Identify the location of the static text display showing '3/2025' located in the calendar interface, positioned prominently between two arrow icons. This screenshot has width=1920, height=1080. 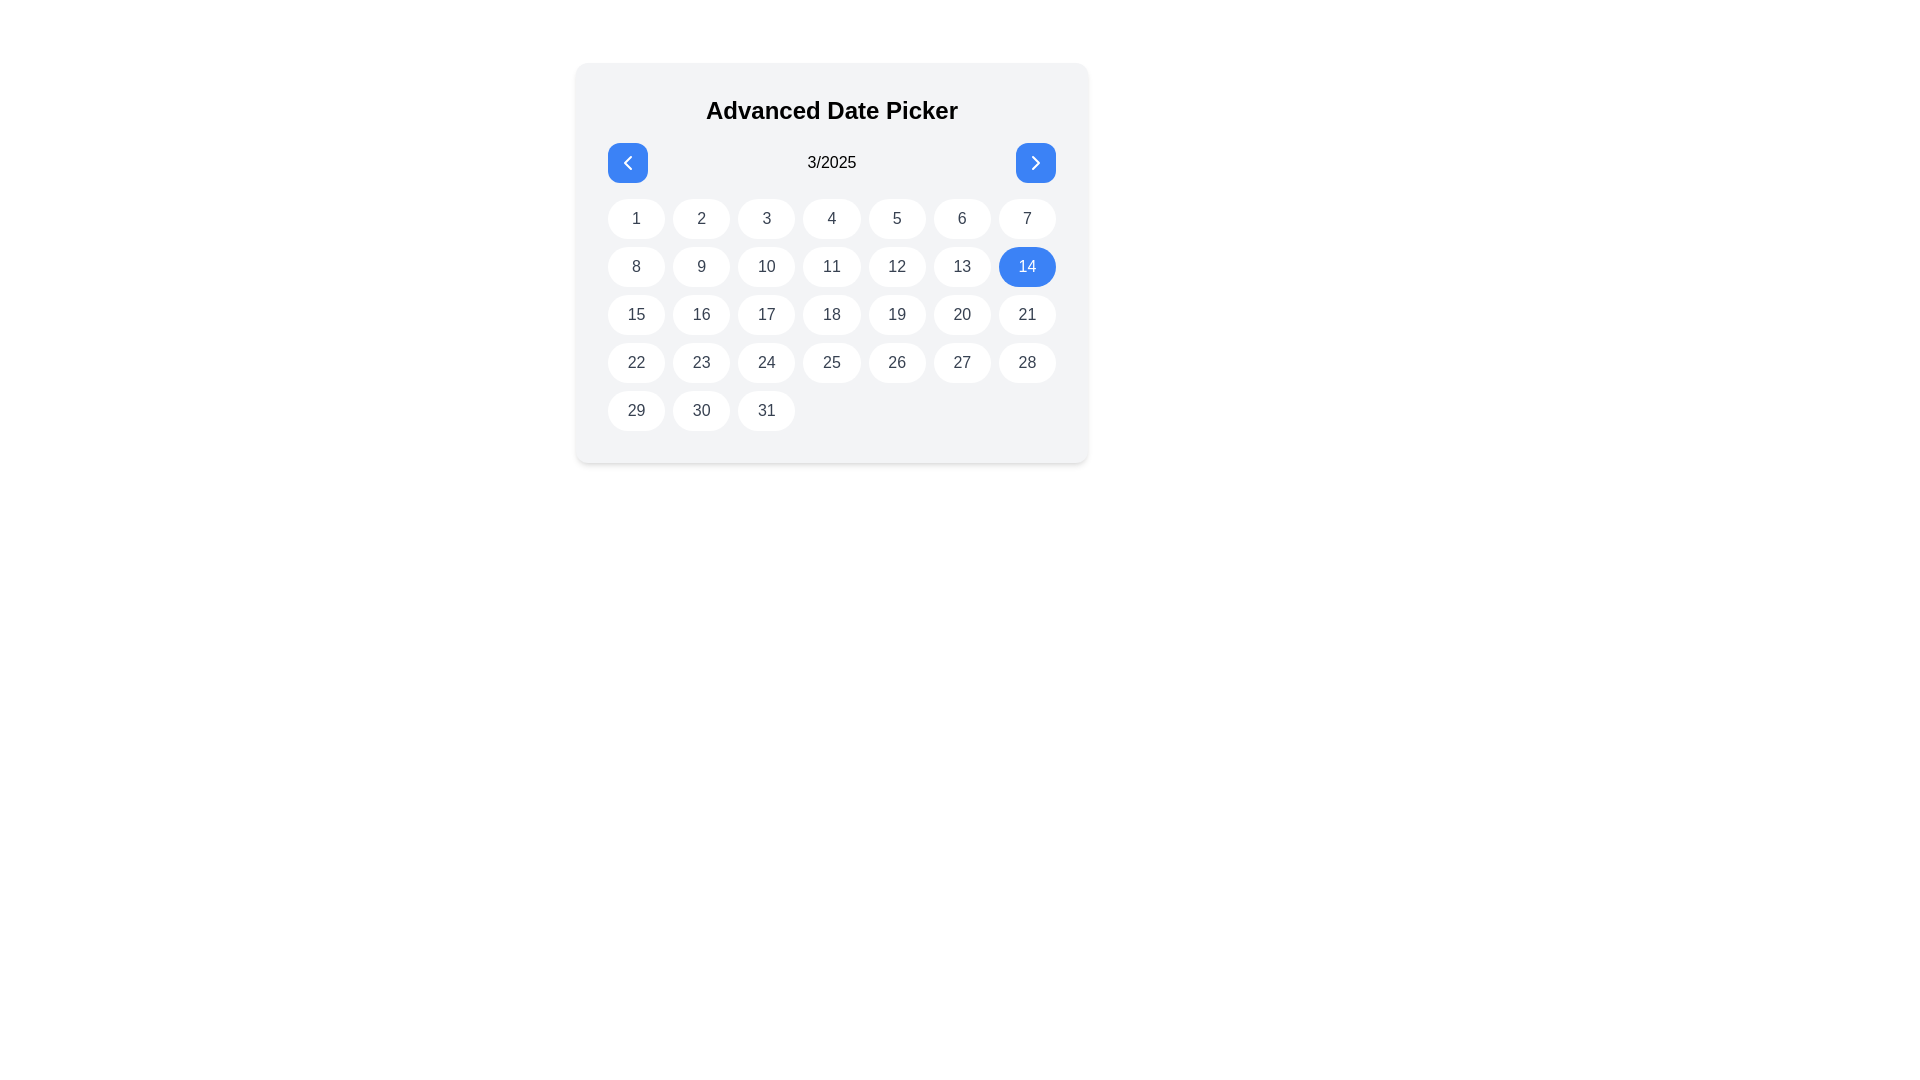
(831, 161).